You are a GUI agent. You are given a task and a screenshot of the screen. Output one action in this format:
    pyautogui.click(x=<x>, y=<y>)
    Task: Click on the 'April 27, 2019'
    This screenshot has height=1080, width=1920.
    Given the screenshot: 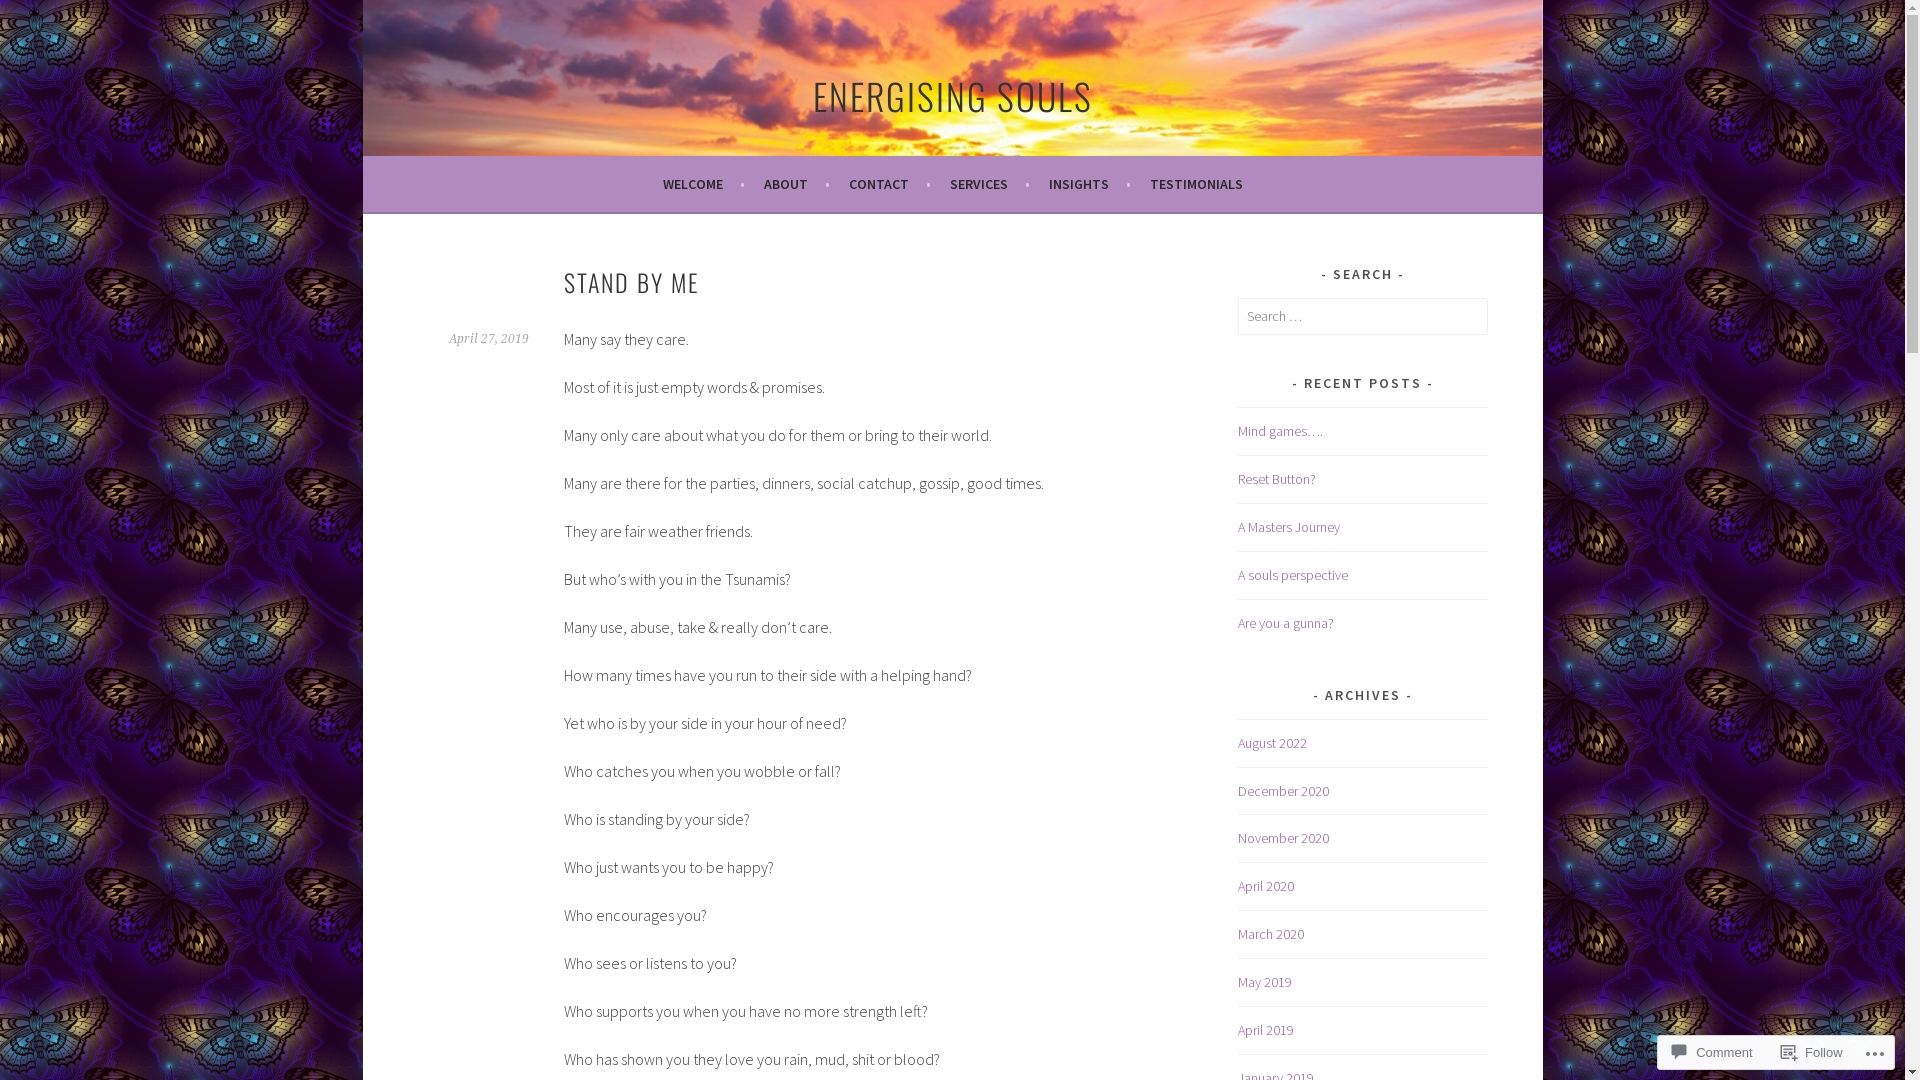 What is the action you would take?
    pyautogui.click(x=488, y=338)
    